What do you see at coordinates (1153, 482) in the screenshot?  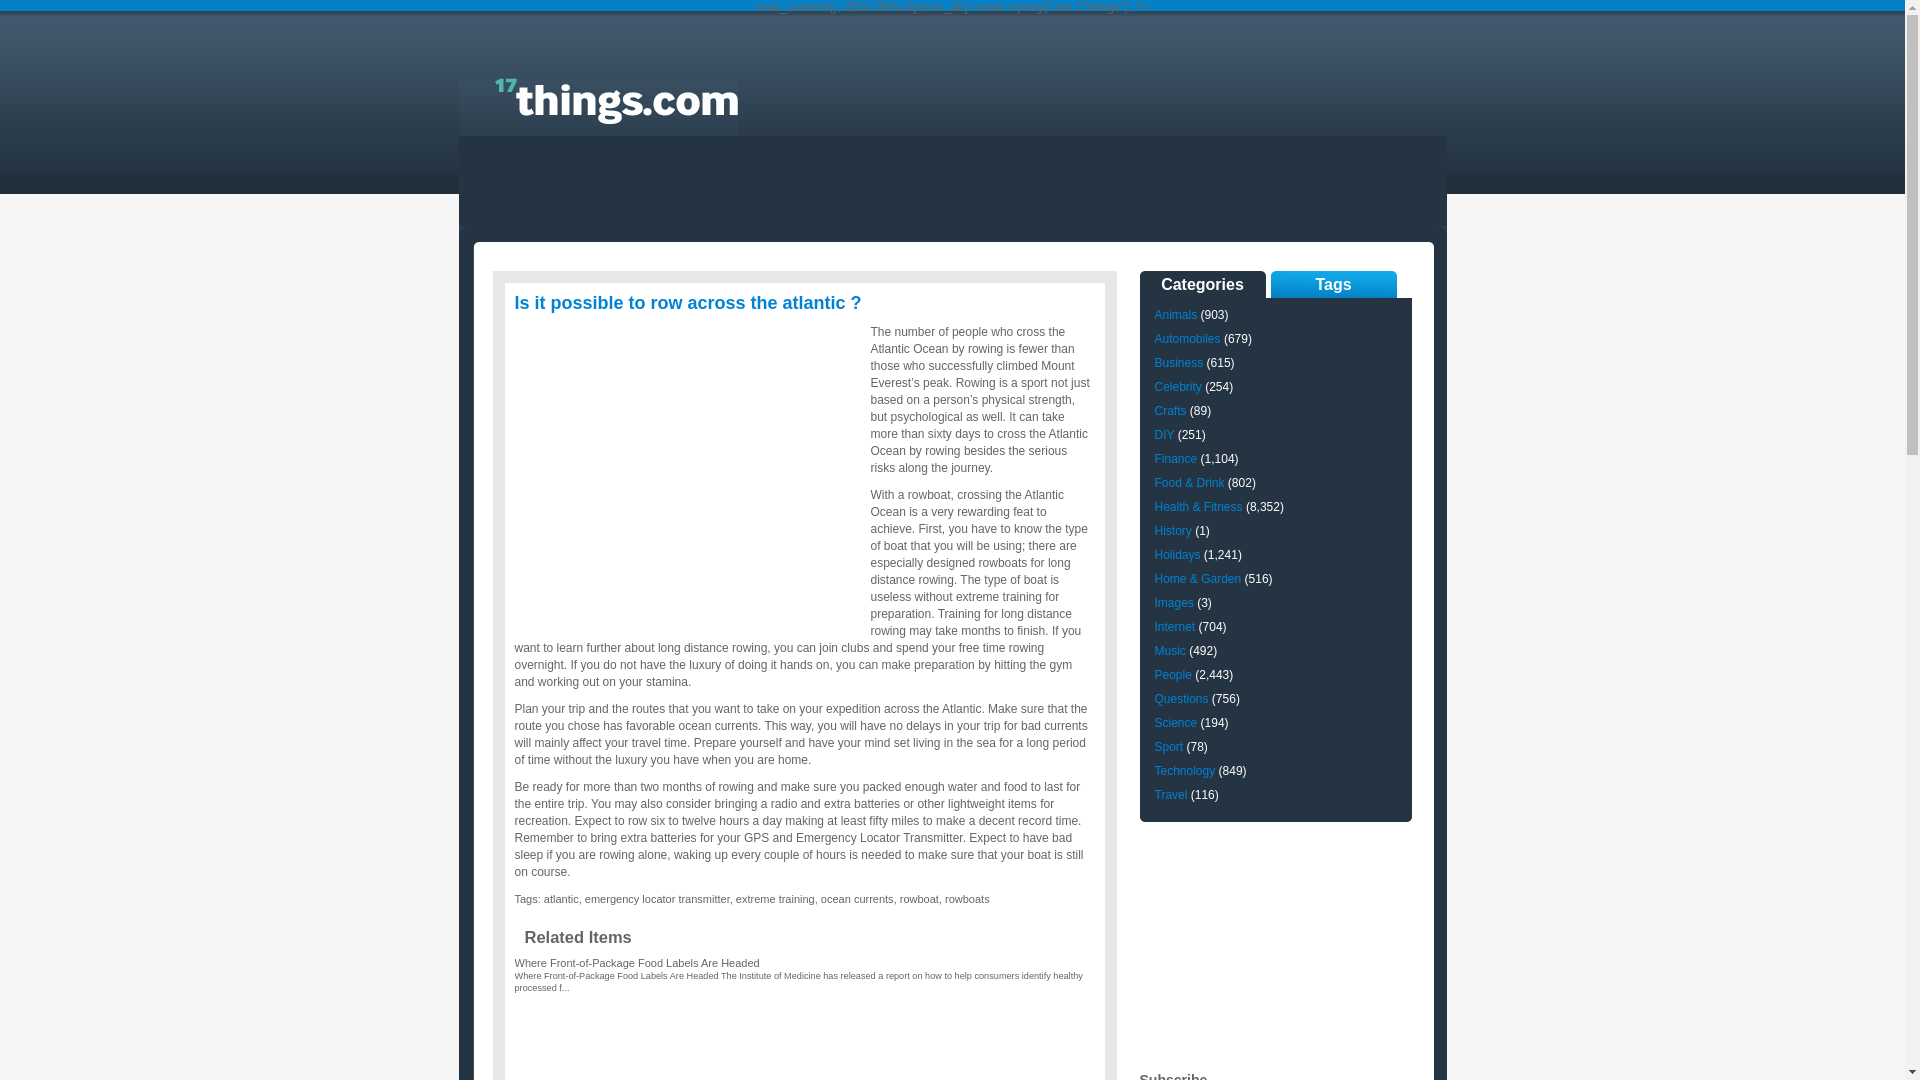 I see `'Food & Drink'` at bounding box center [1153, 482].